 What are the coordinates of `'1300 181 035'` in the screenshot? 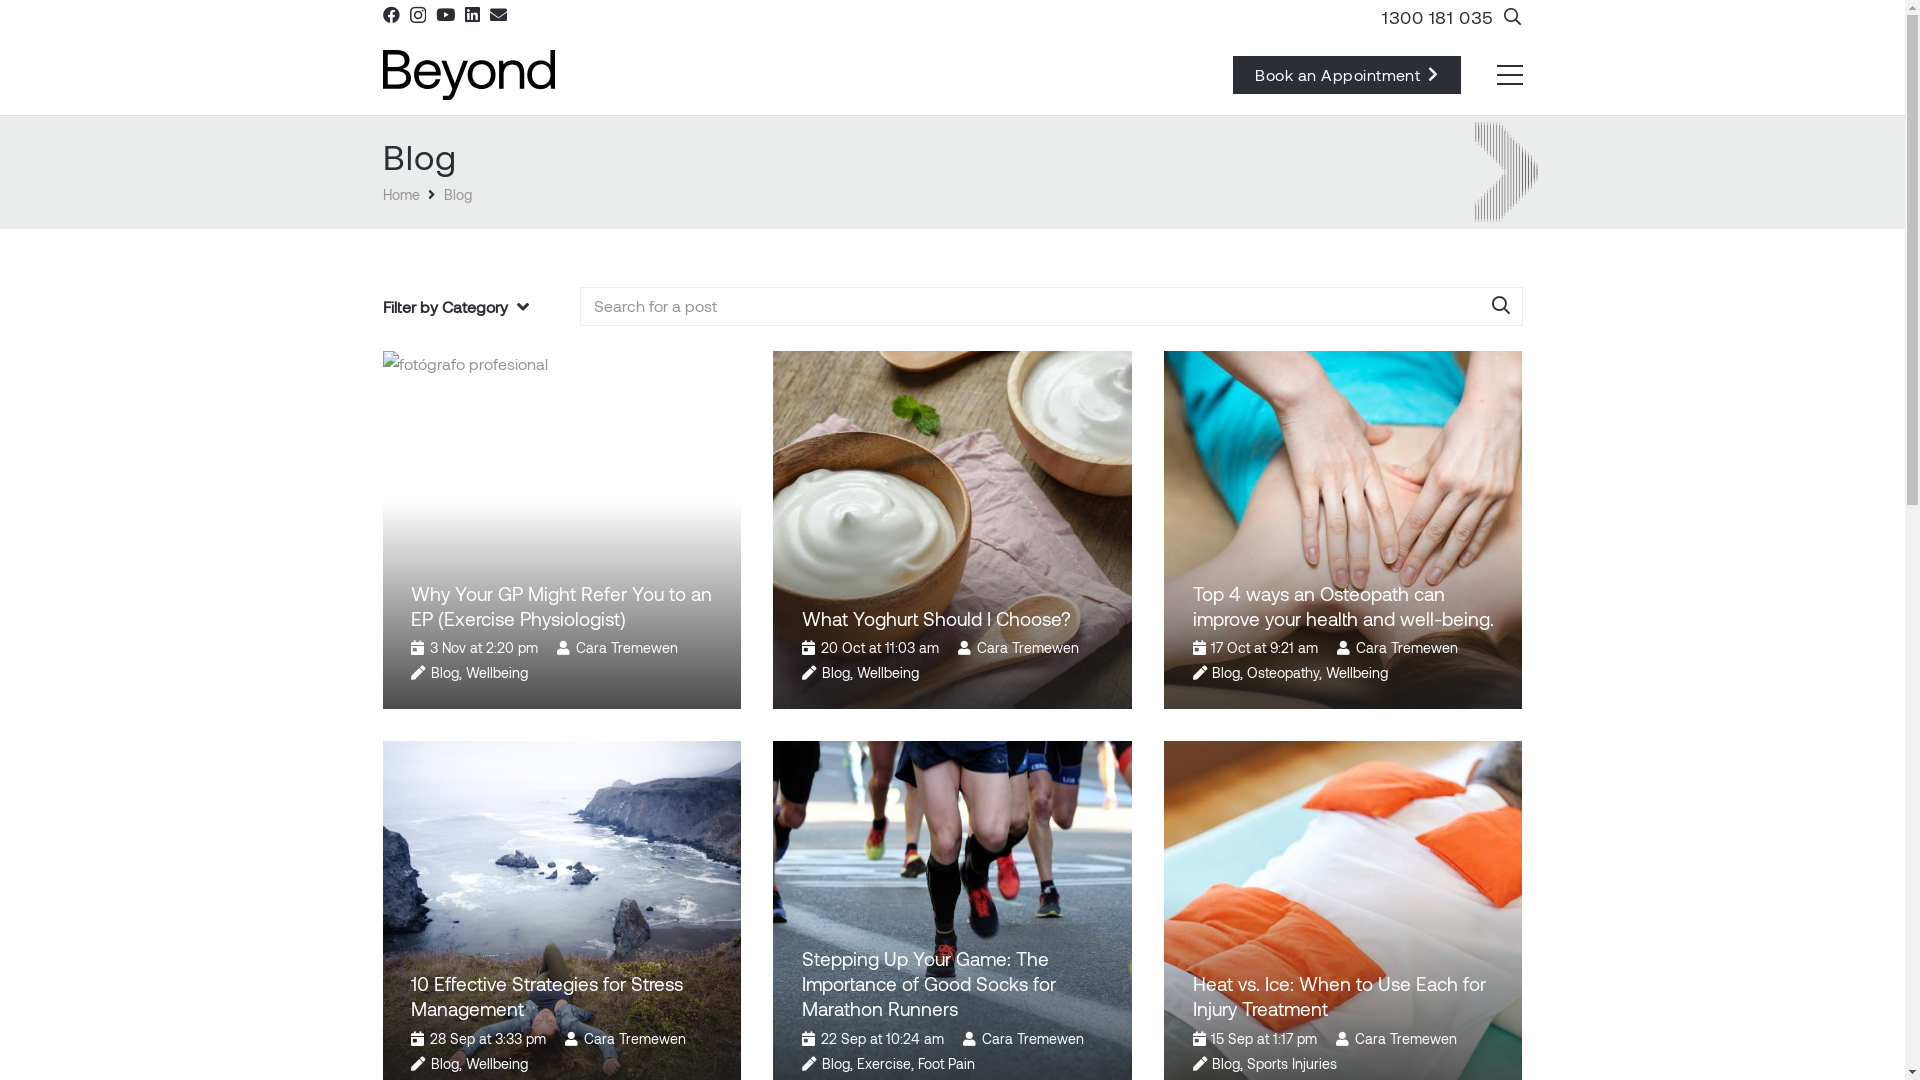 It's located at (1436, 16).